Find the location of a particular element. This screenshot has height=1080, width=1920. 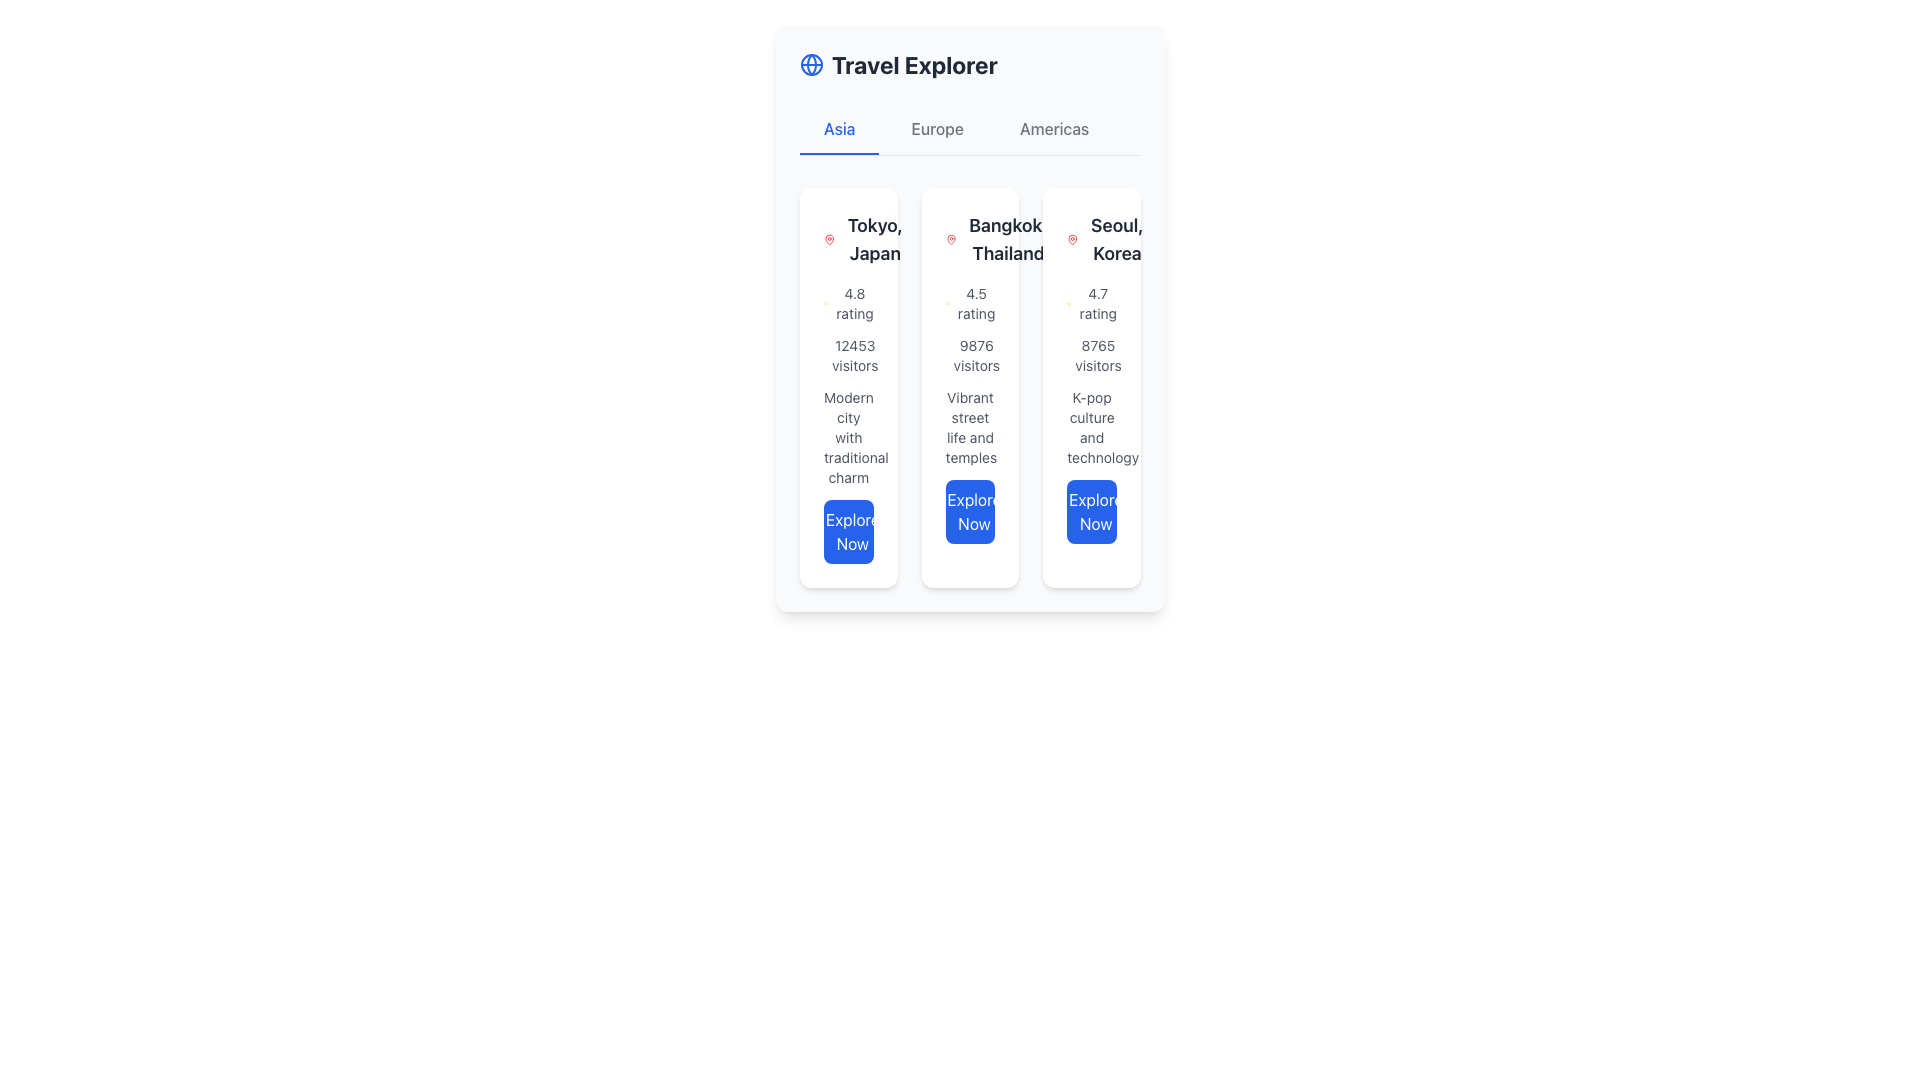

the average user rating text and icon pair located in the first vertical card under the 'Asia' tab, positioned between 'Tokyo, Japan' and '12453 visitors' is located at coordinates (848, 304).